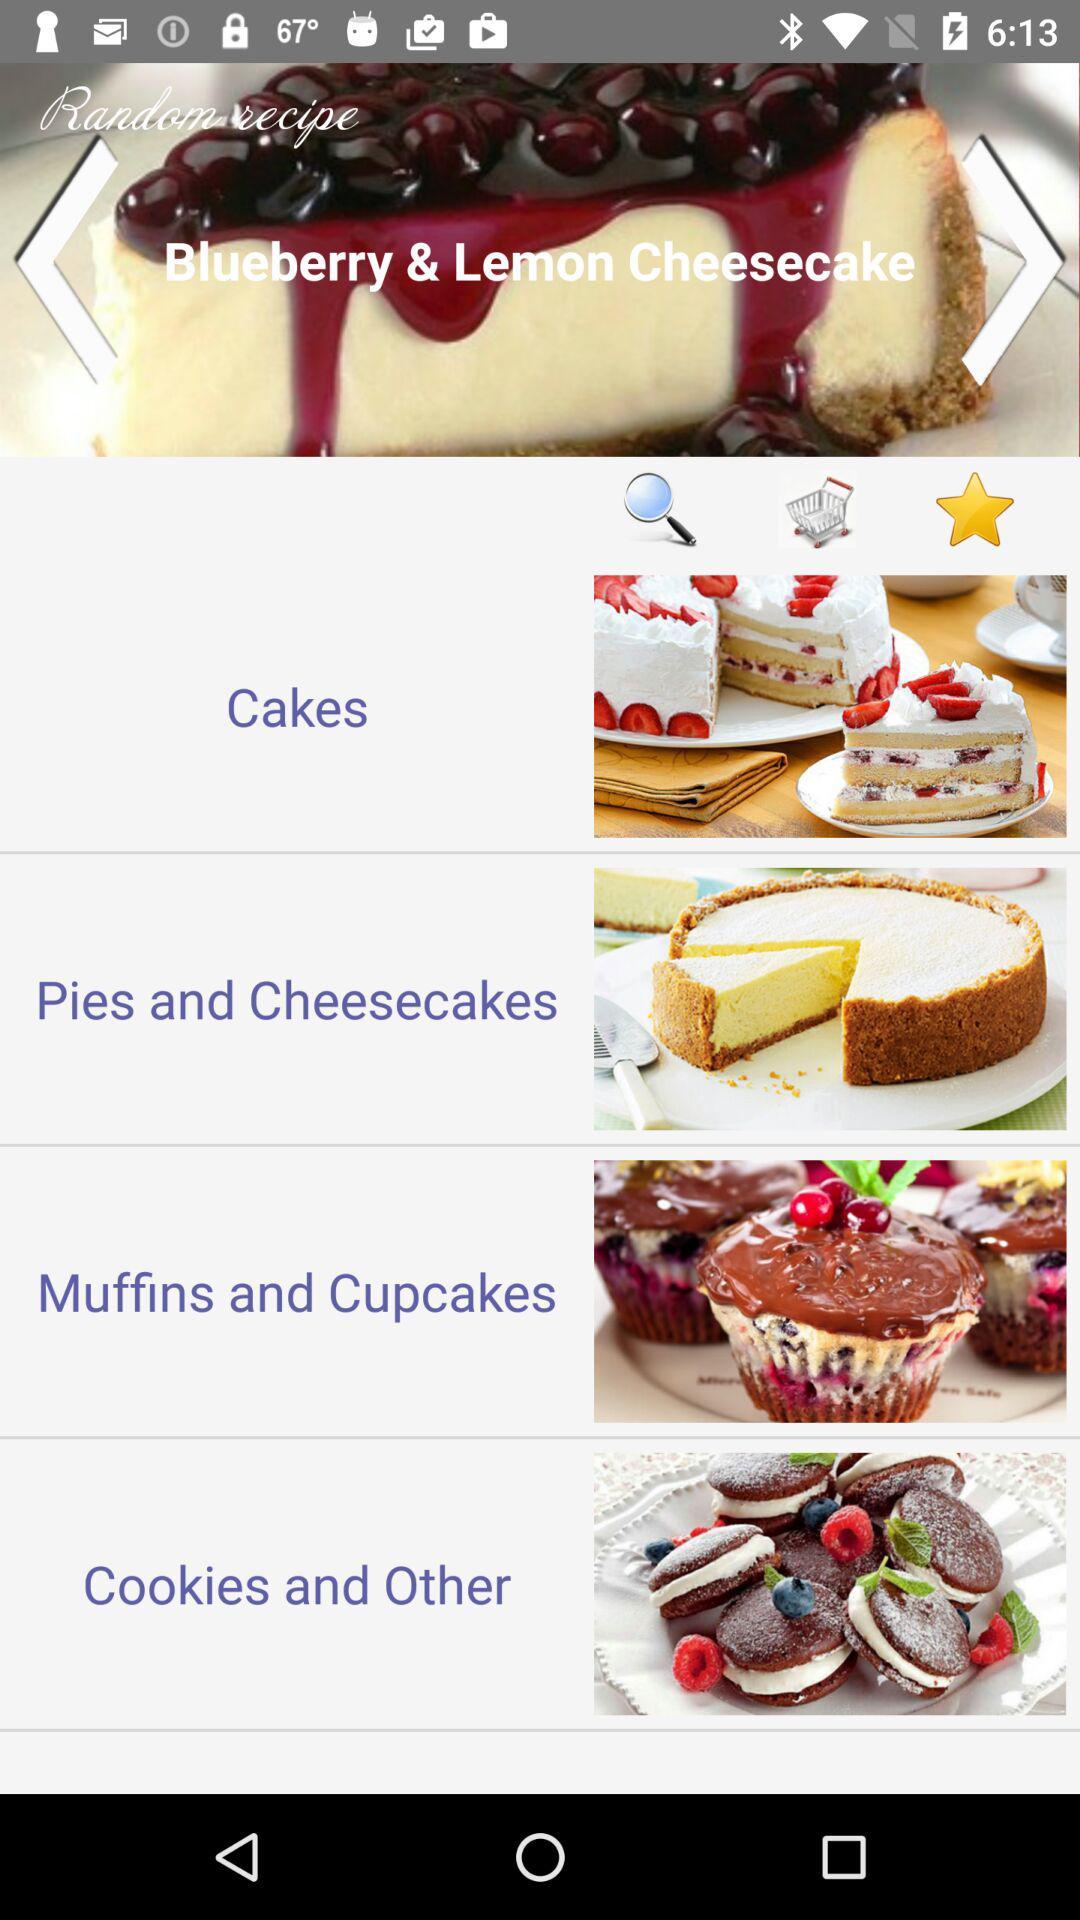  I want to click on the search icon, so click(659, 509).